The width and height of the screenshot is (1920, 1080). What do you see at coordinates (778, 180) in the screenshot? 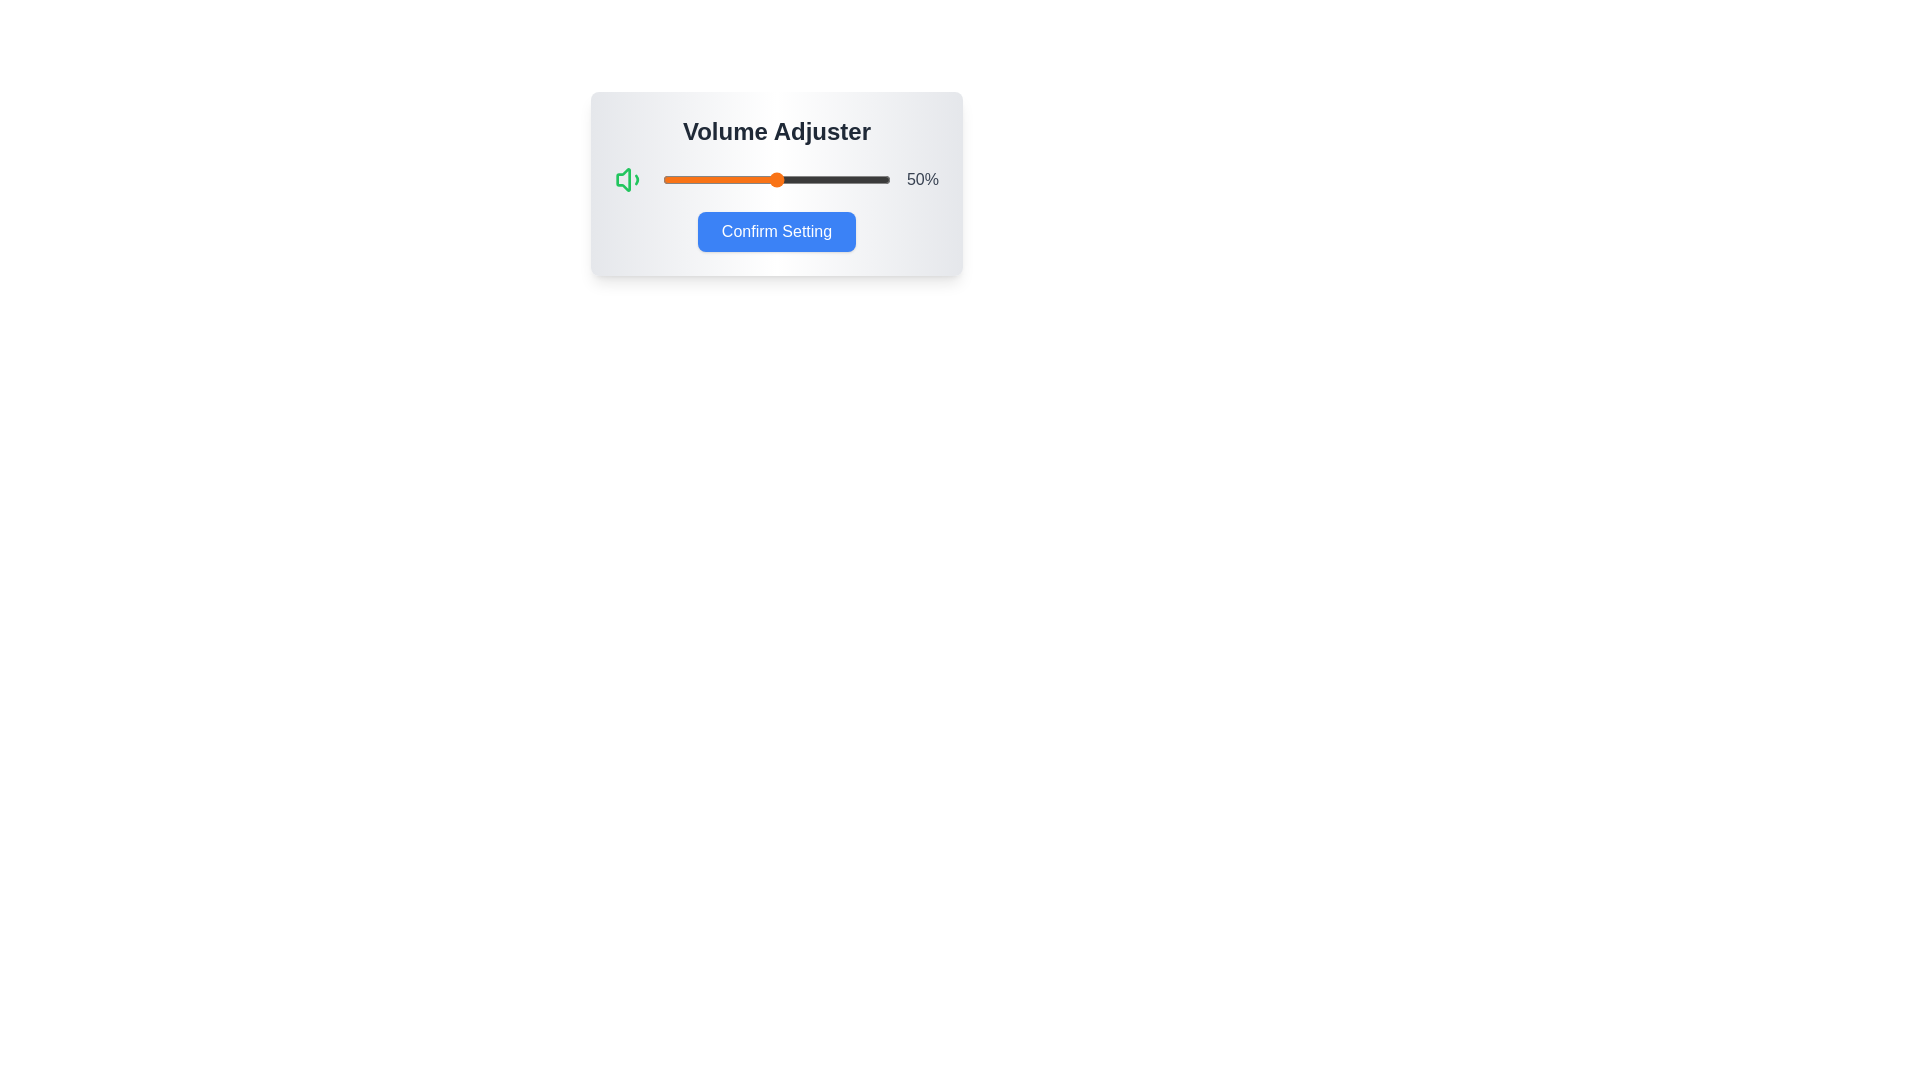
I see `the volume slider to 51%` at bounding box center [778, 180].